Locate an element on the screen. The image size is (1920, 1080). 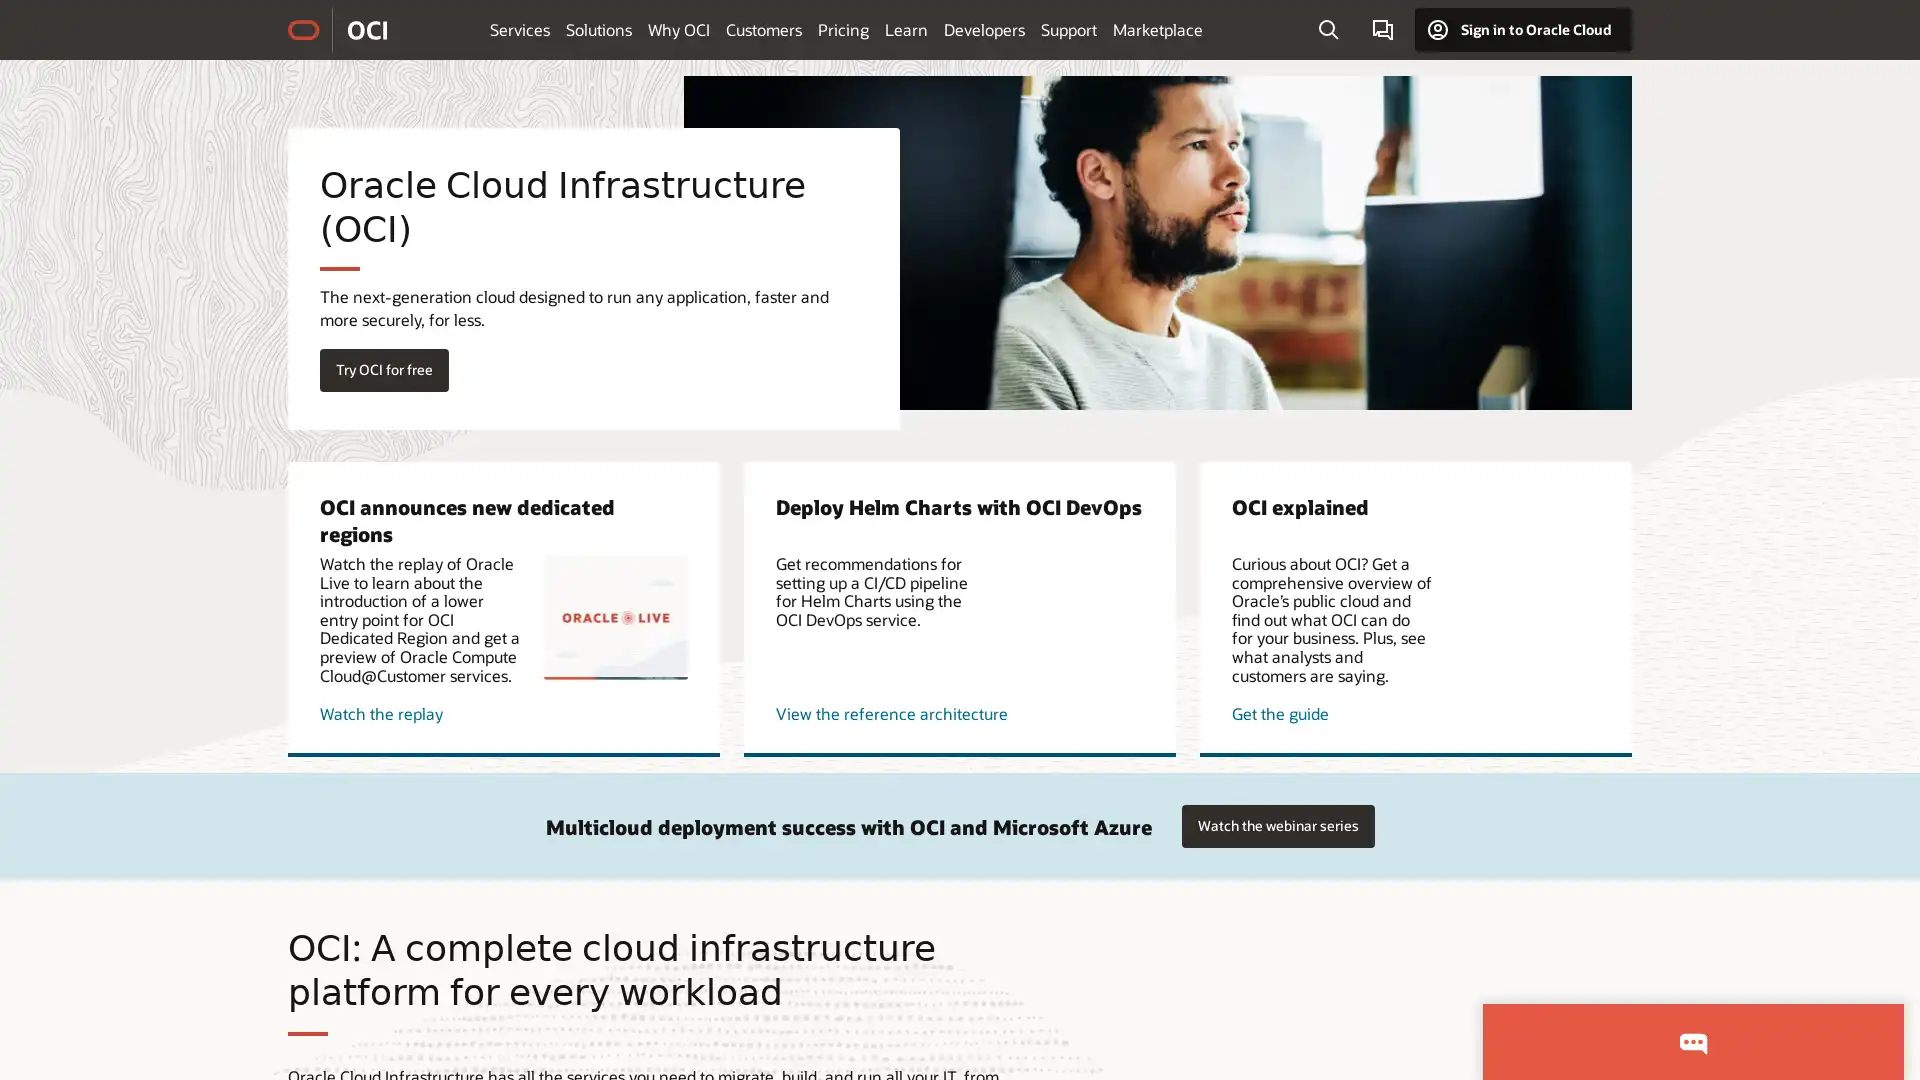
Pricing is located at coordinates (843, 29).